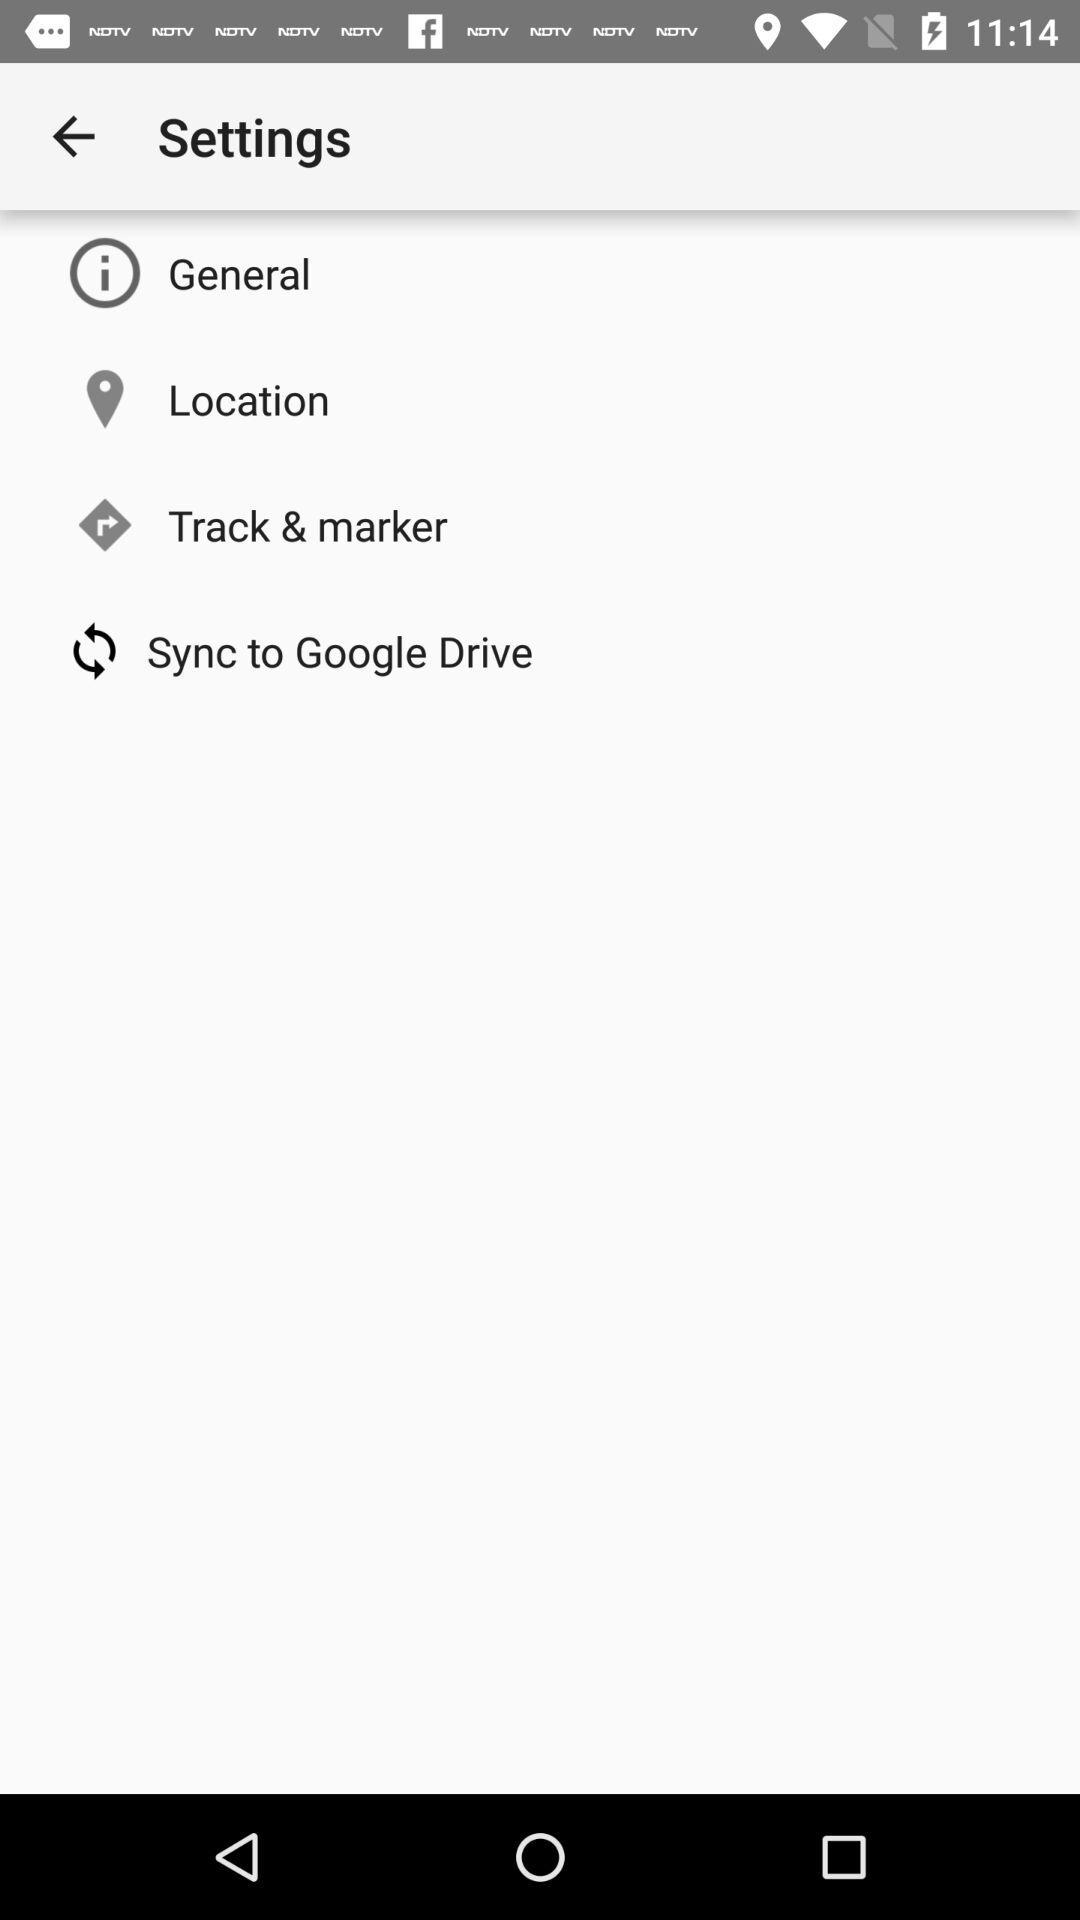  I want to click on location icon, so click(248, 398).